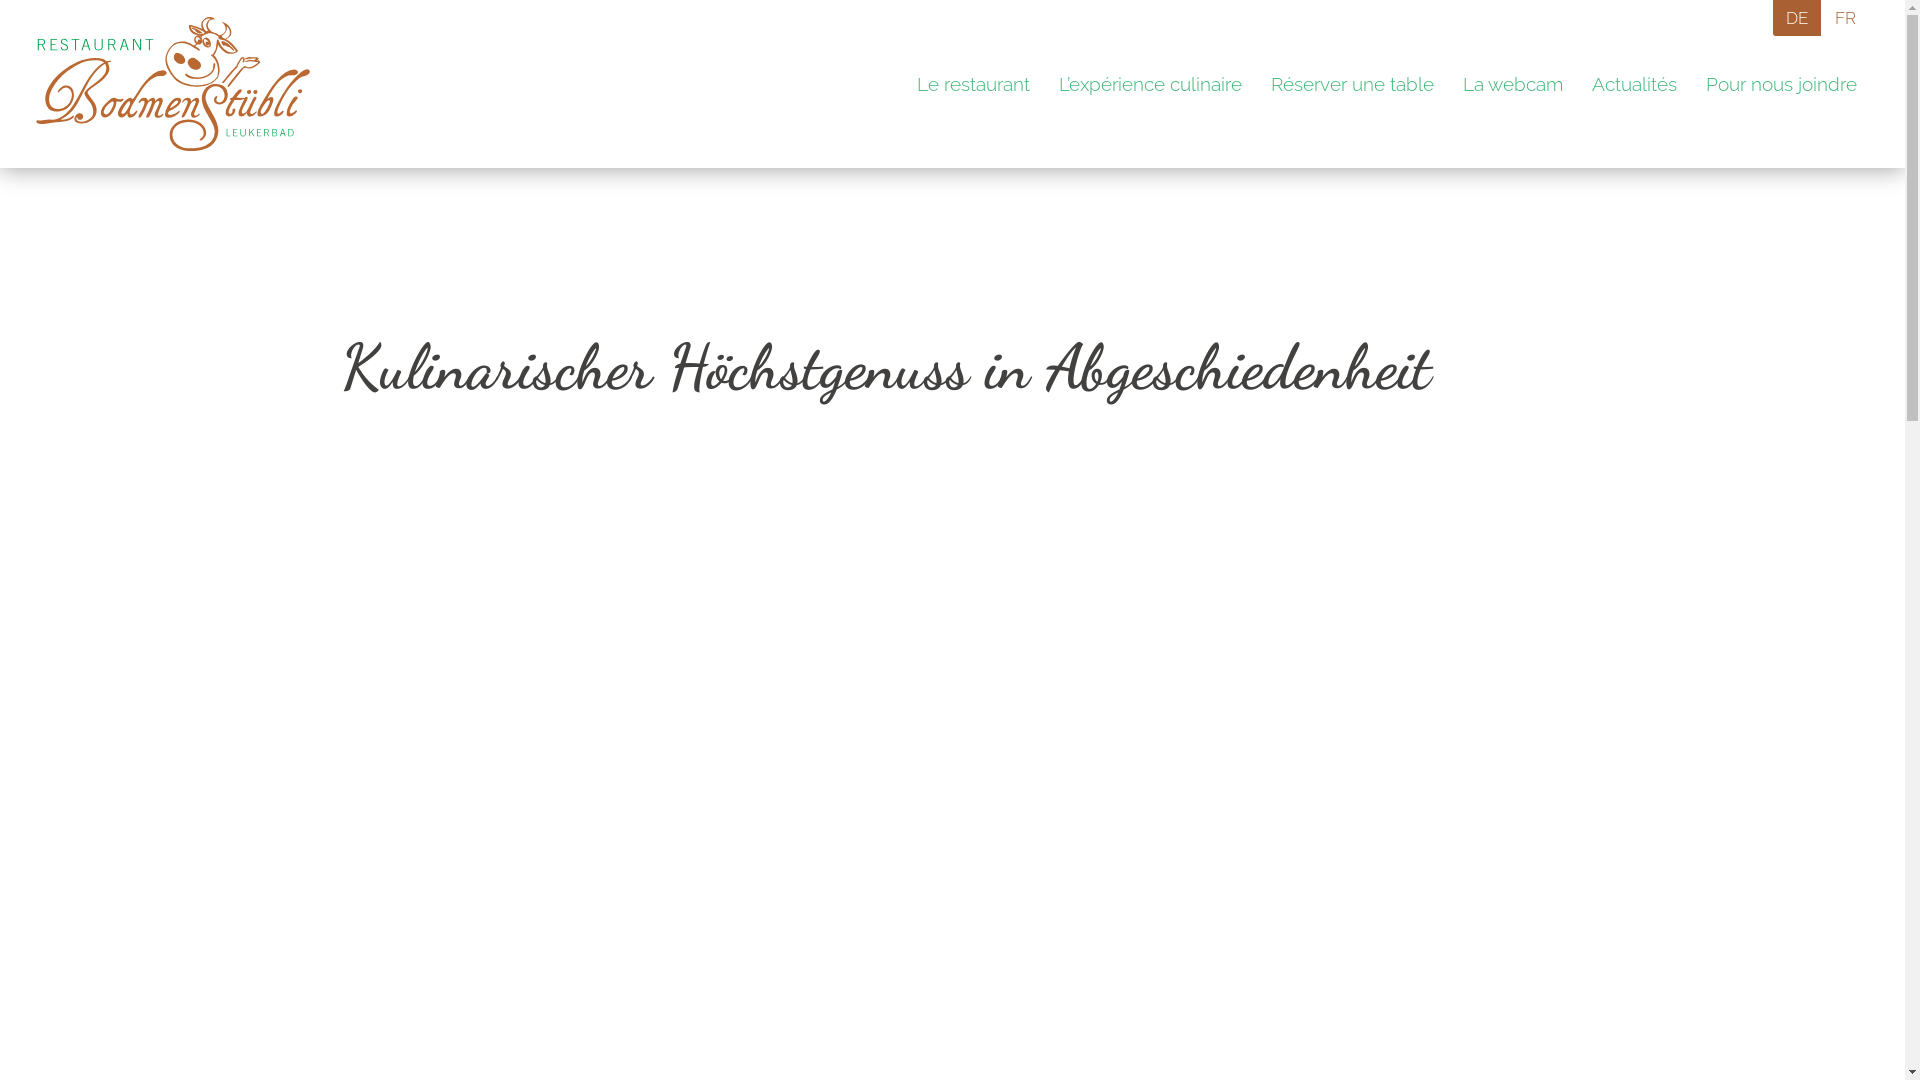  What do you see at coordinates (1843, 18) in the screenshot?
I see `'FR'` at bounding box center [1843, 18].